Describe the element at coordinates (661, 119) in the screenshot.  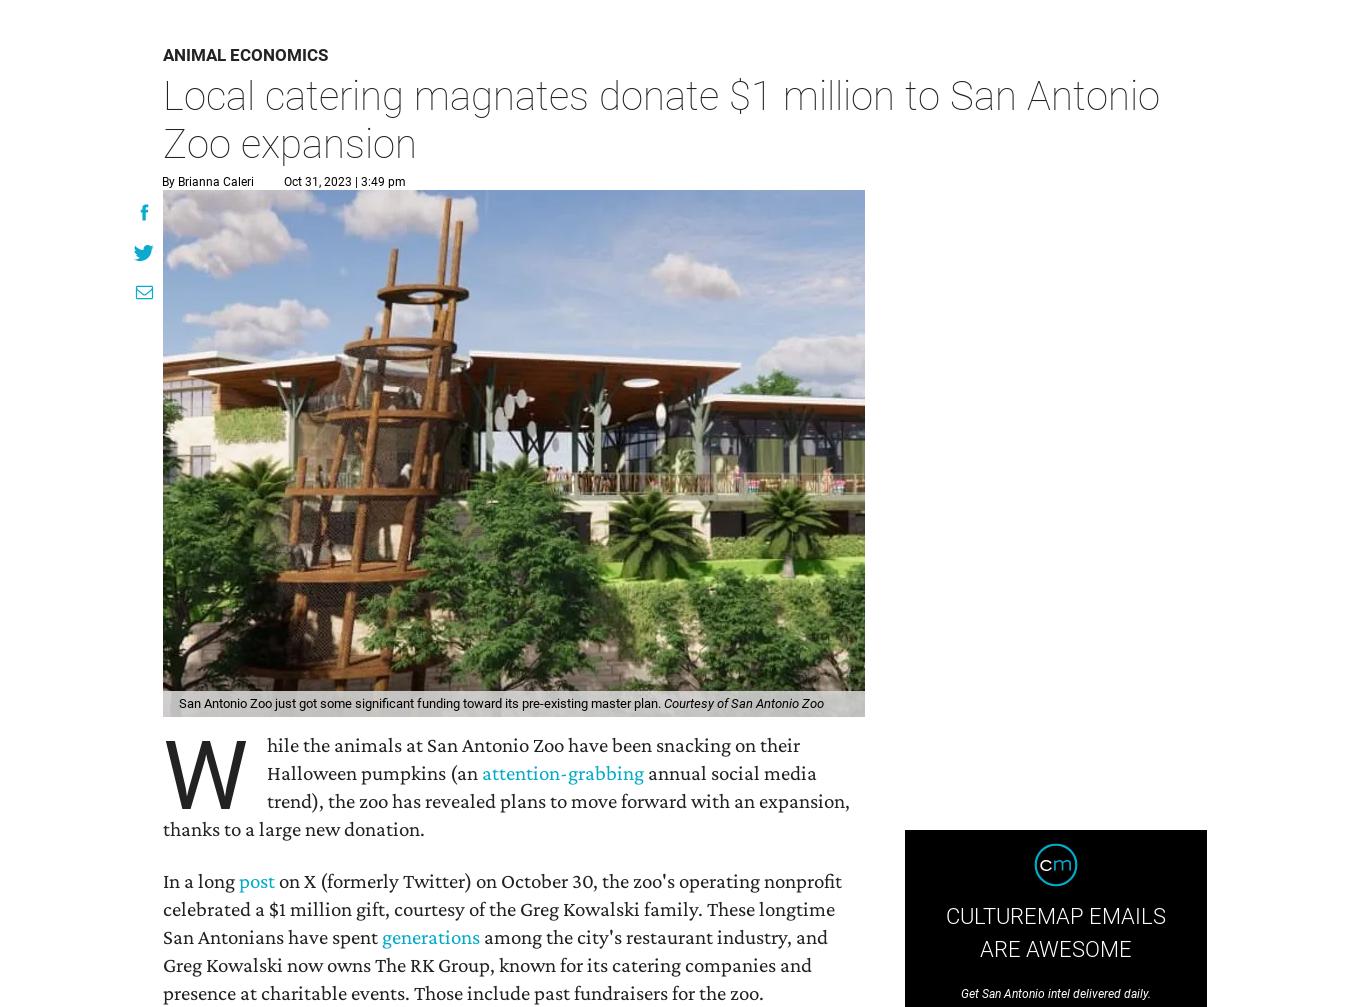
I see `'Local catering magnates donate $1 million to San Antonio Zoo expansion'` at that location.